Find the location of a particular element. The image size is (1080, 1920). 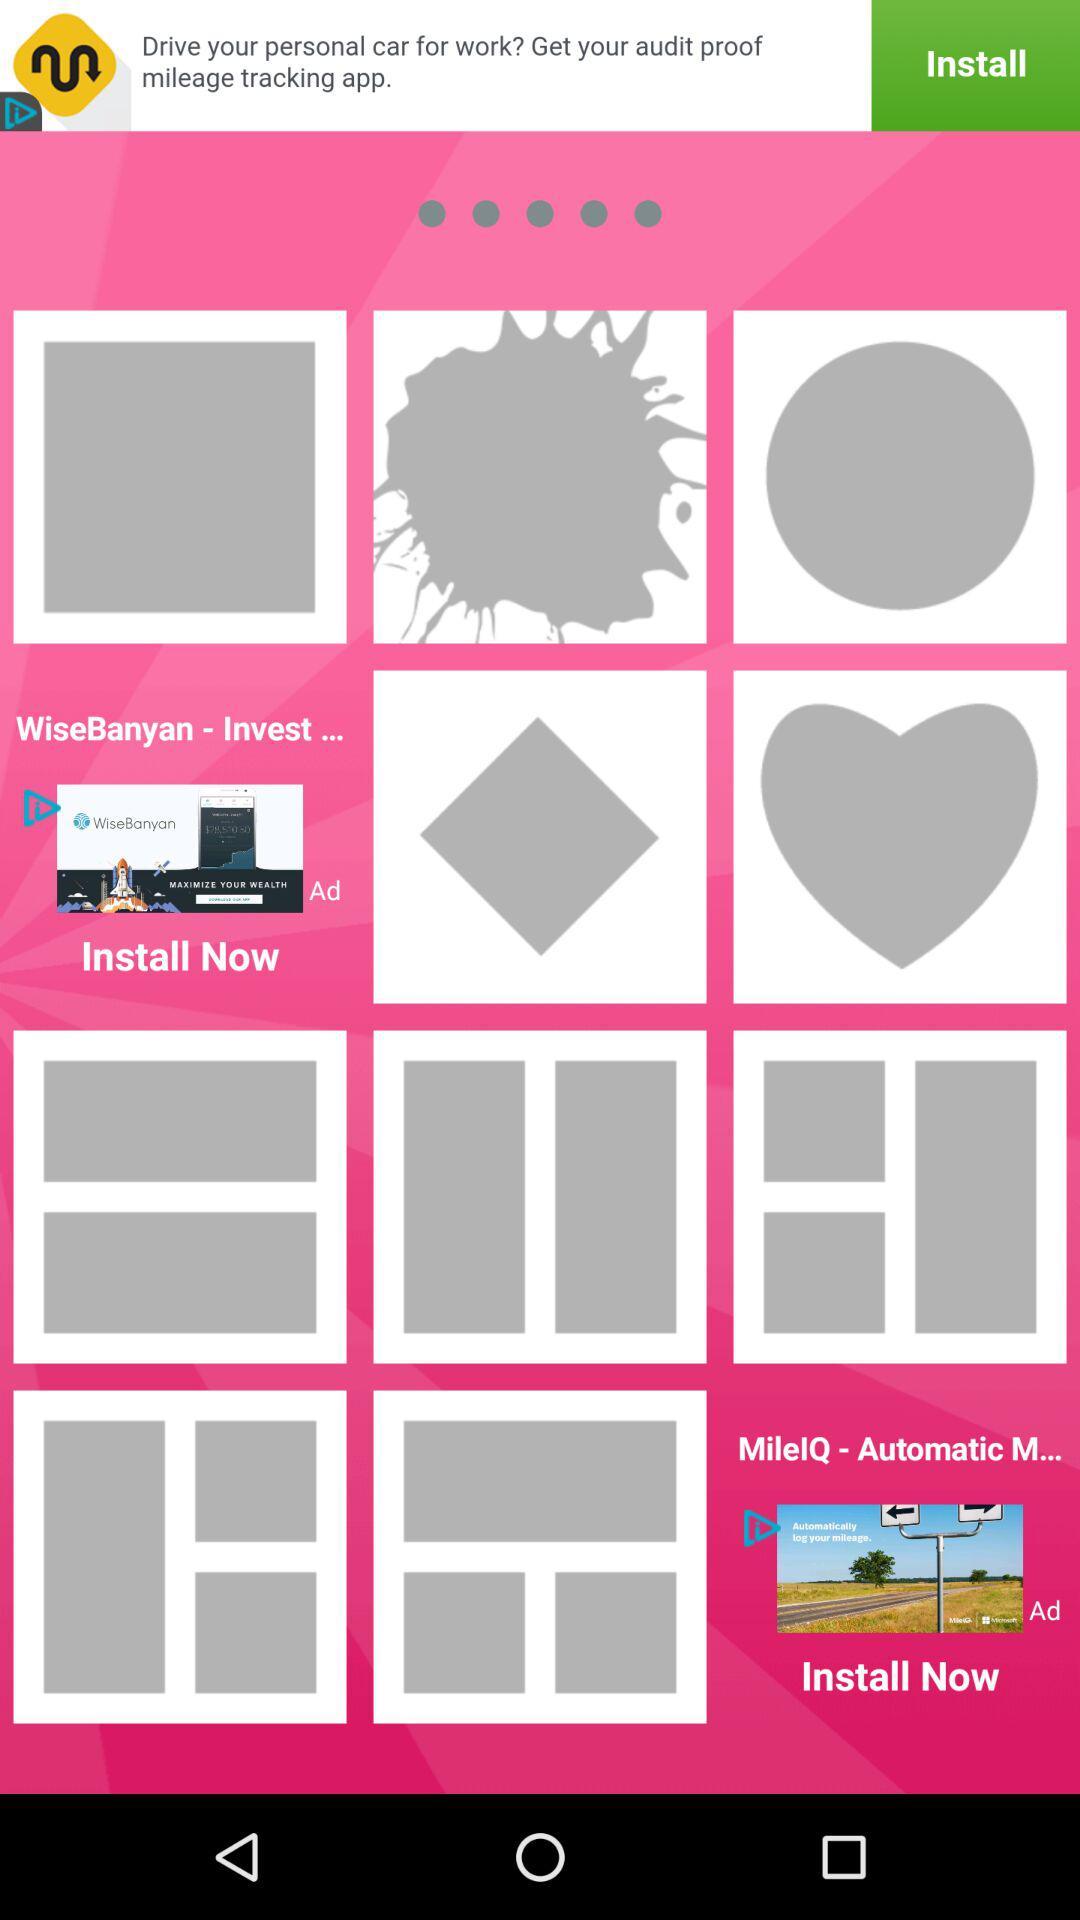

click for rectangular potrait is located at coordinates (180, 475).